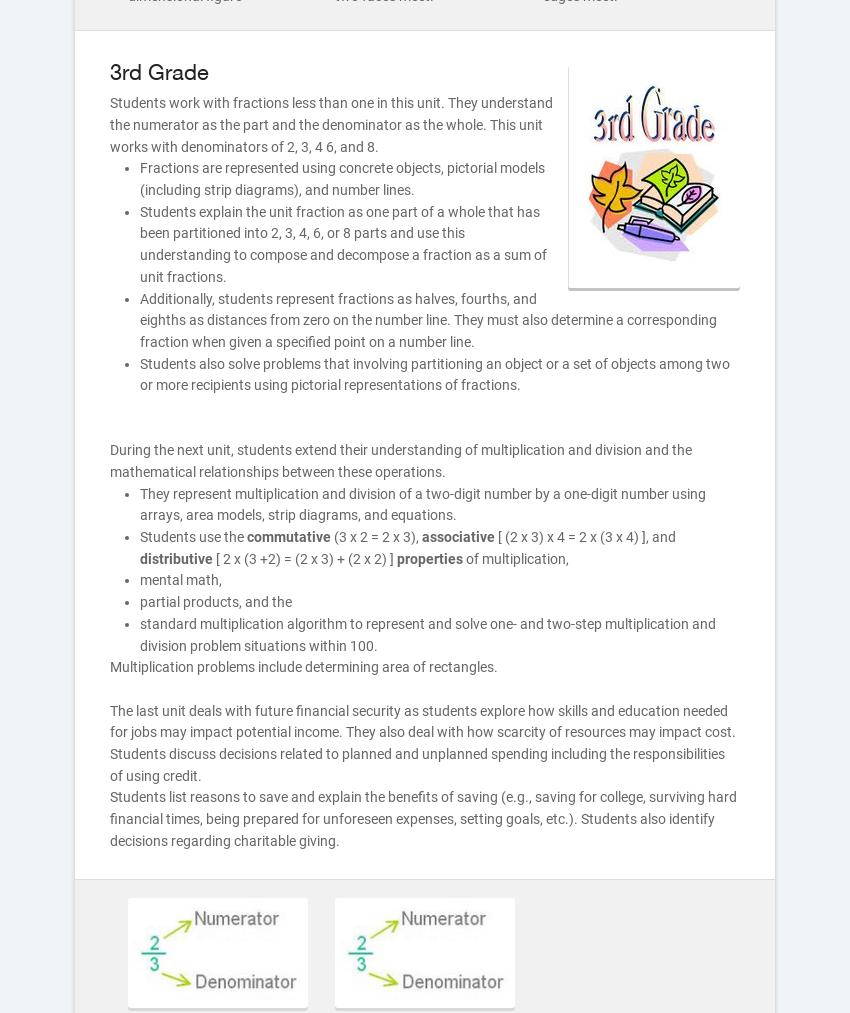  Describe the element at coordinates (427, 319) in the screenshot. I see `'Additionally, students represent fractions as halves, fourths, and eighths as distances from zero on the number line. They must also determine a corresponding fraction when given a specified point on a number line.'` at that location.